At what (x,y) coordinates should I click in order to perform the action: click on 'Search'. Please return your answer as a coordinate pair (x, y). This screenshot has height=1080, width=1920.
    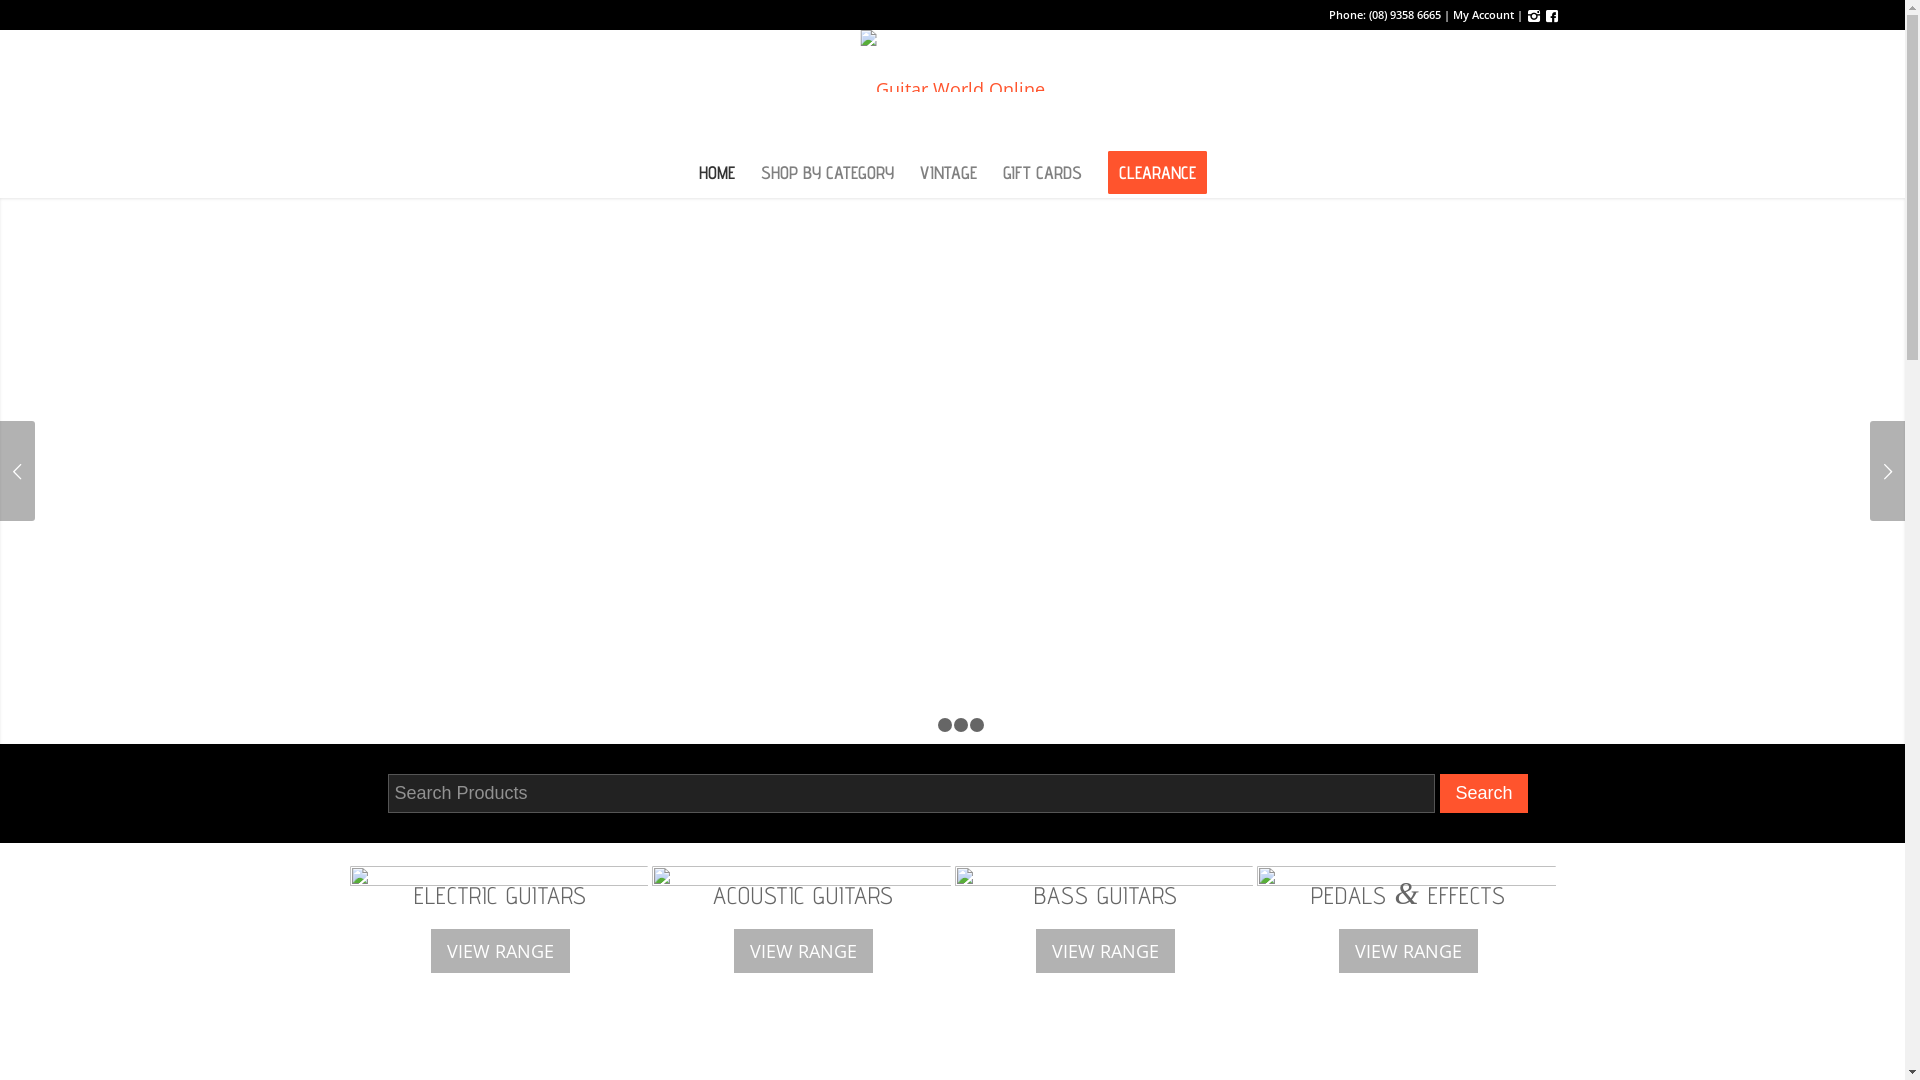
    Looking at the image, I should click on (1483, 792).